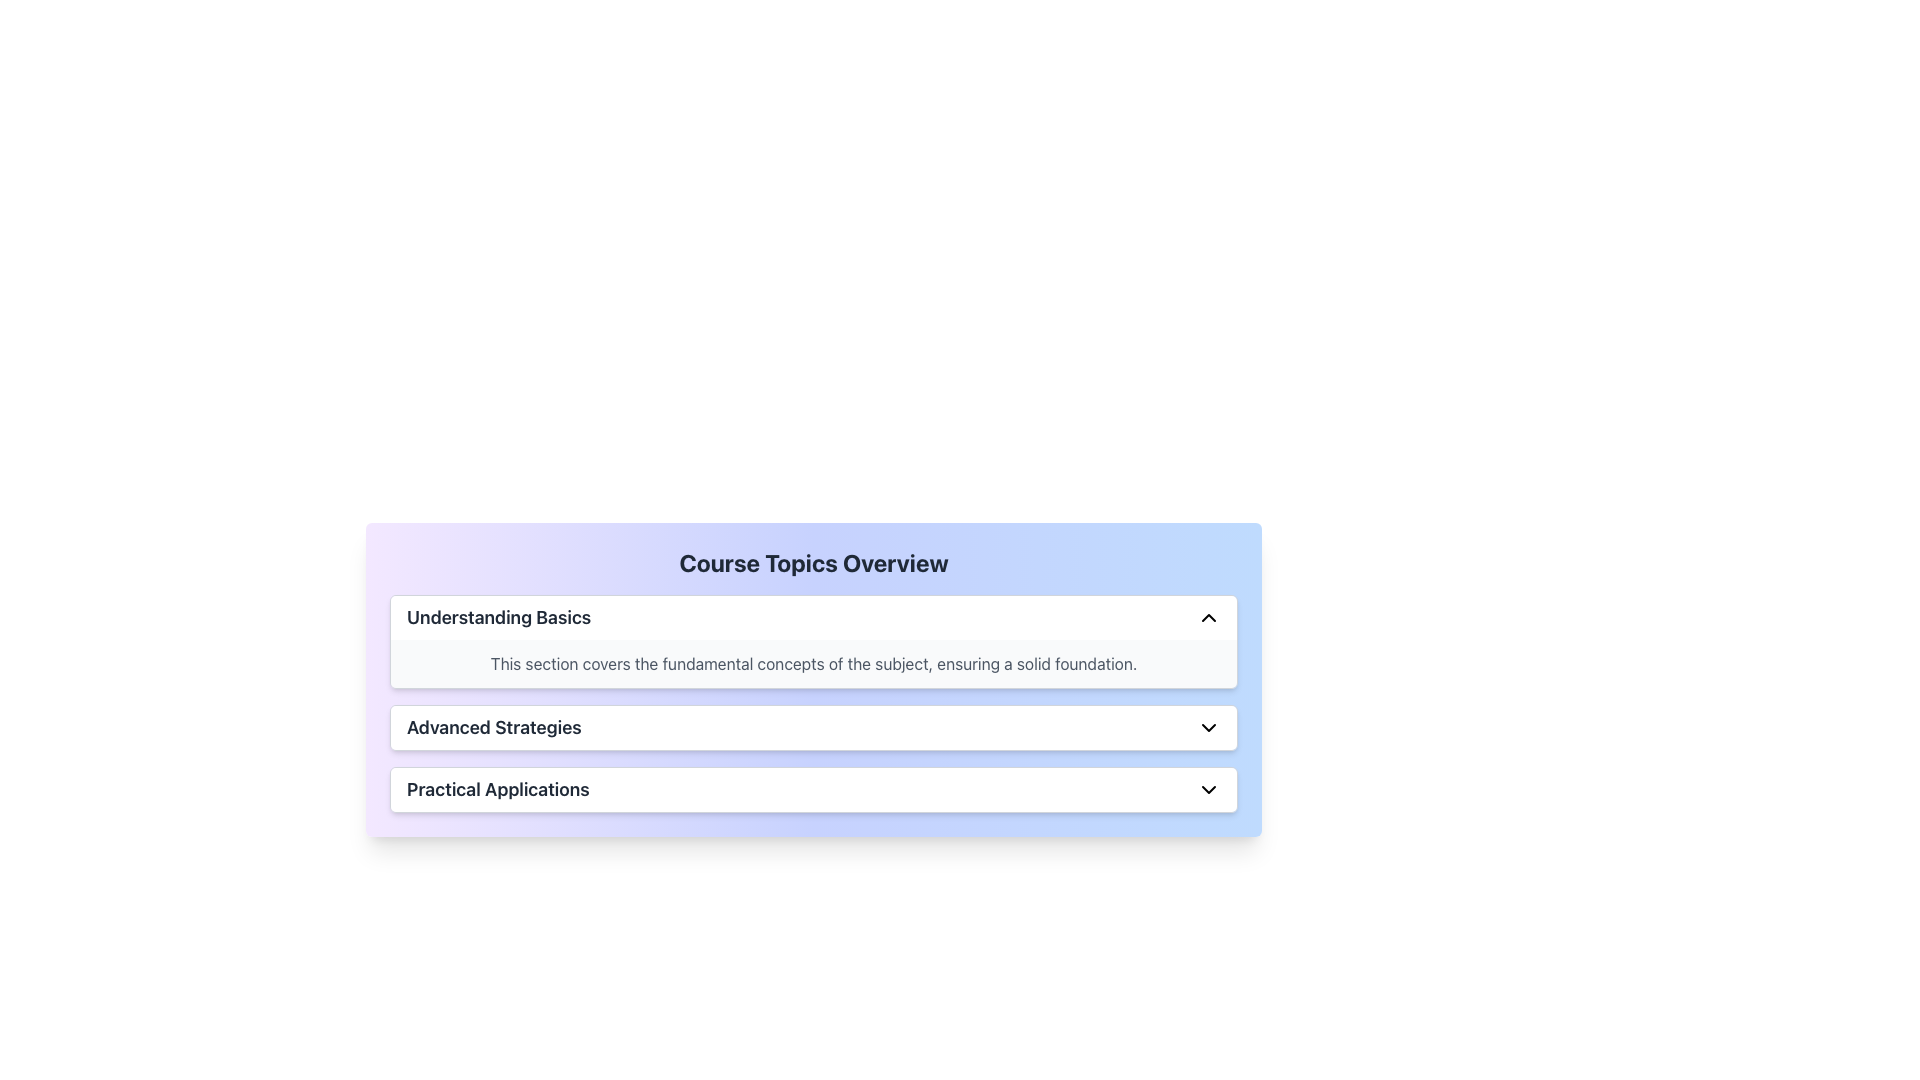  I want to click on the Chevron Down icon, which is located at the rightmost end of the 'Practical Applications' row, so click(1208, 789).